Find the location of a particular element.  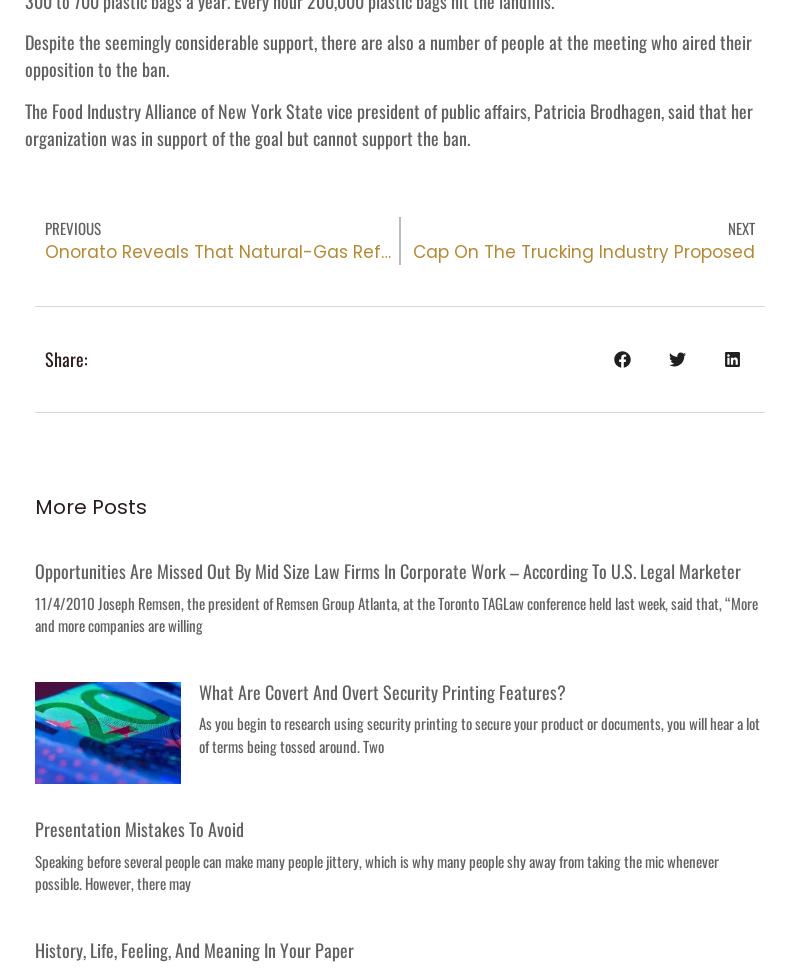

'History, Life, Feeling, and Meaning in Your Paper' is located at coordinates (193, 948).